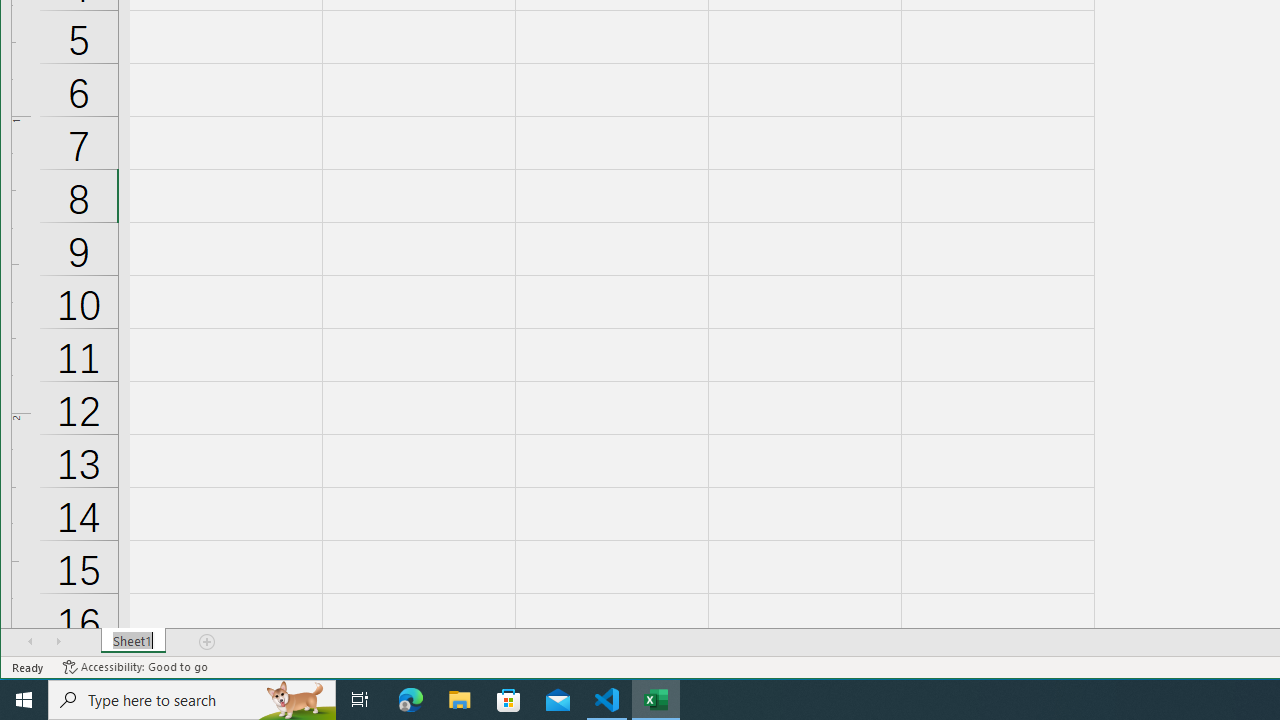  What do you see at coordinates (132, 641) in the screenshot?
I see `'Sheet Tab'` at bounding box center [132, 641].